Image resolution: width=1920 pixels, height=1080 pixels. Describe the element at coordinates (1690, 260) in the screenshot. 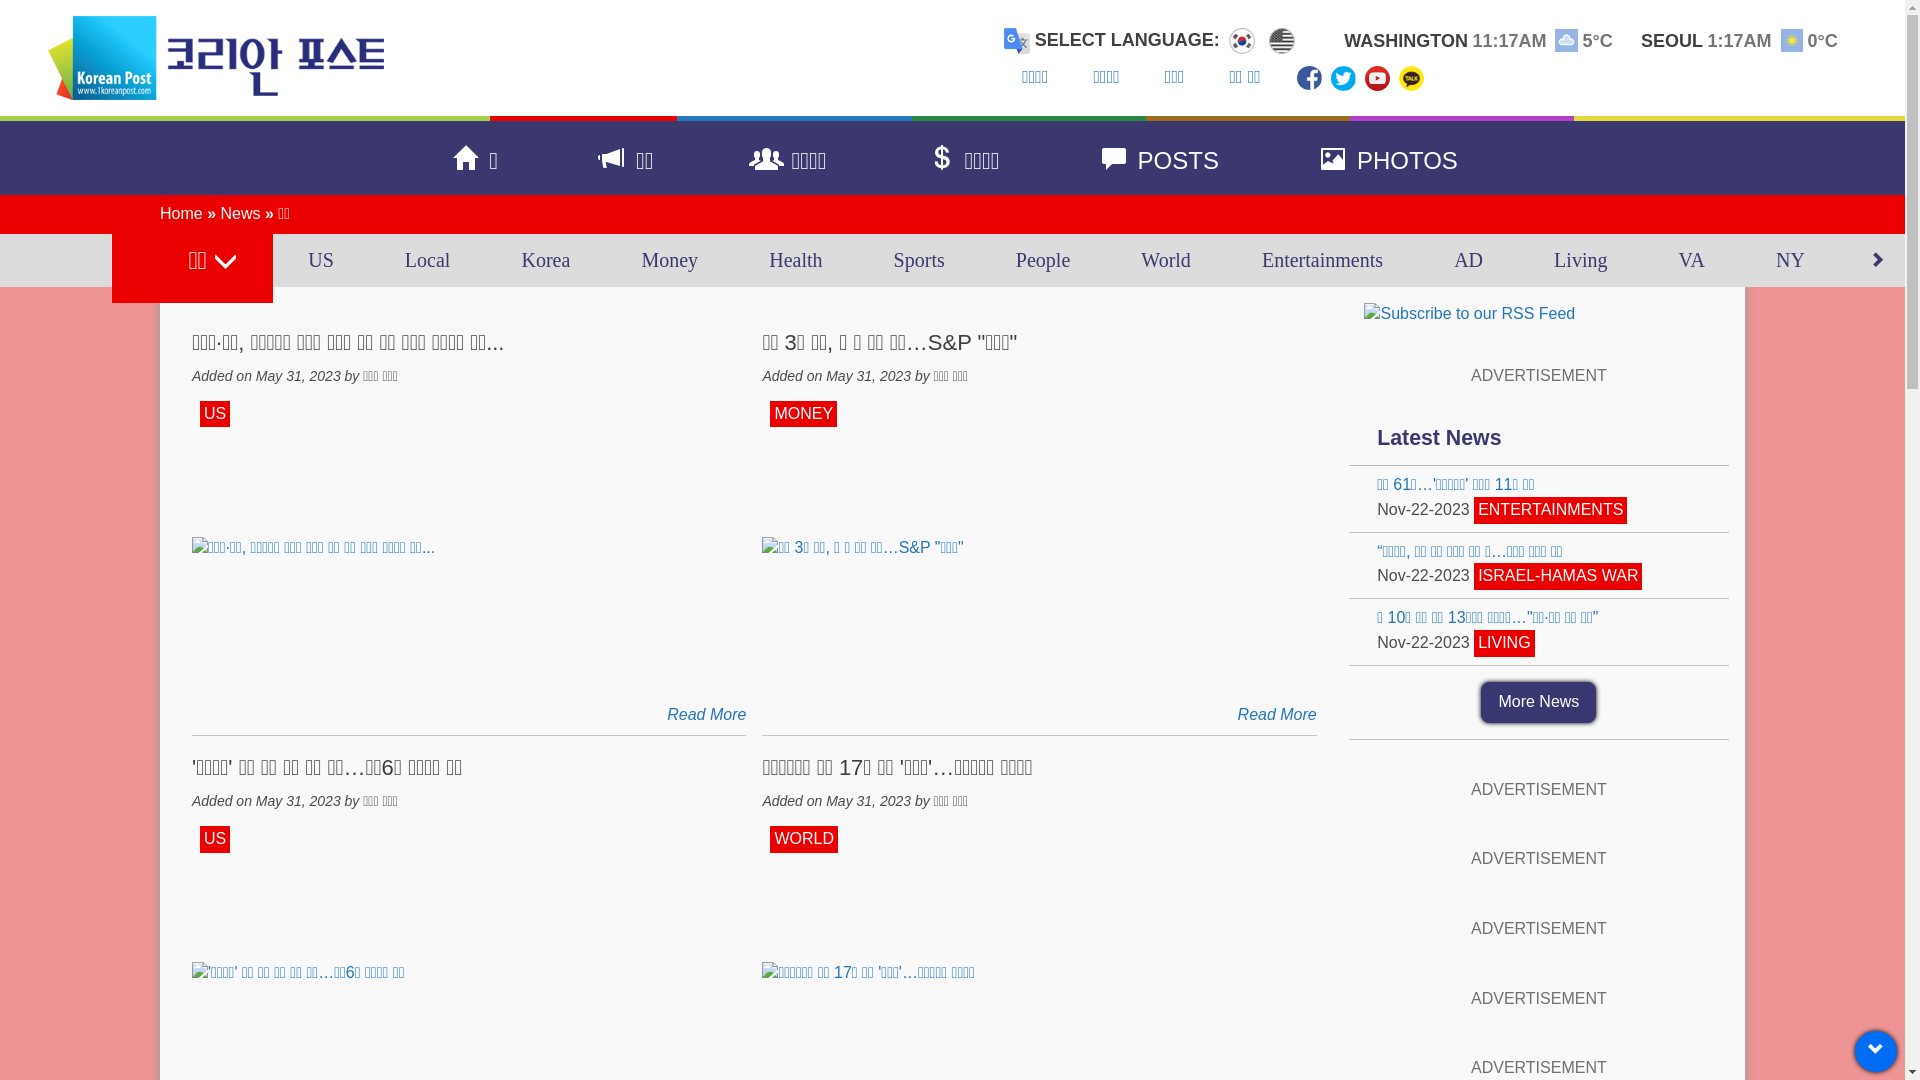

I see `'VA'` at that location.